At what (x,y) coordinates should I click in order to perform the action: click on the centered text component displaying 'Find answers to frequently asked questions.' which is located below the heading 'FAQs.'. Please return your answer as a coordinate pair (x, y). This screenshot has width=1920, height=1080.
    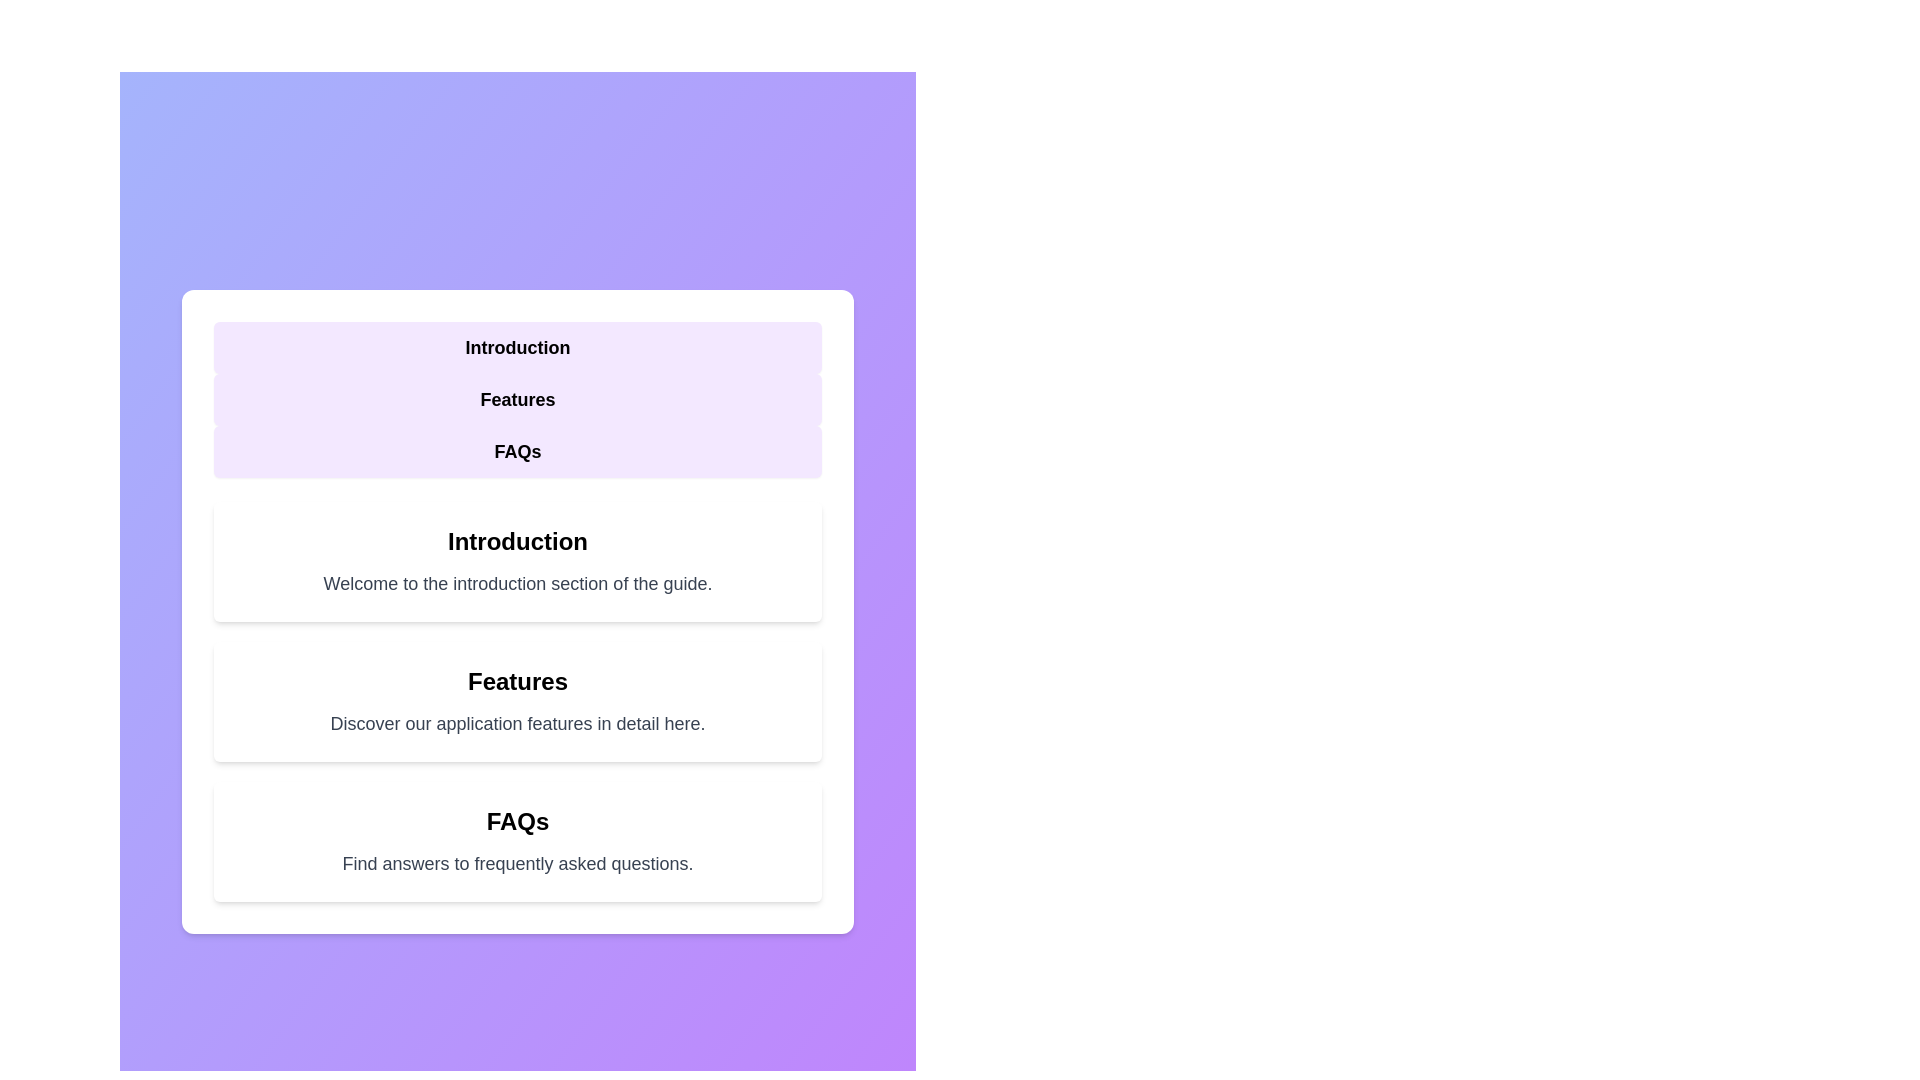
    Looking at the image, I should click on (518, 863).